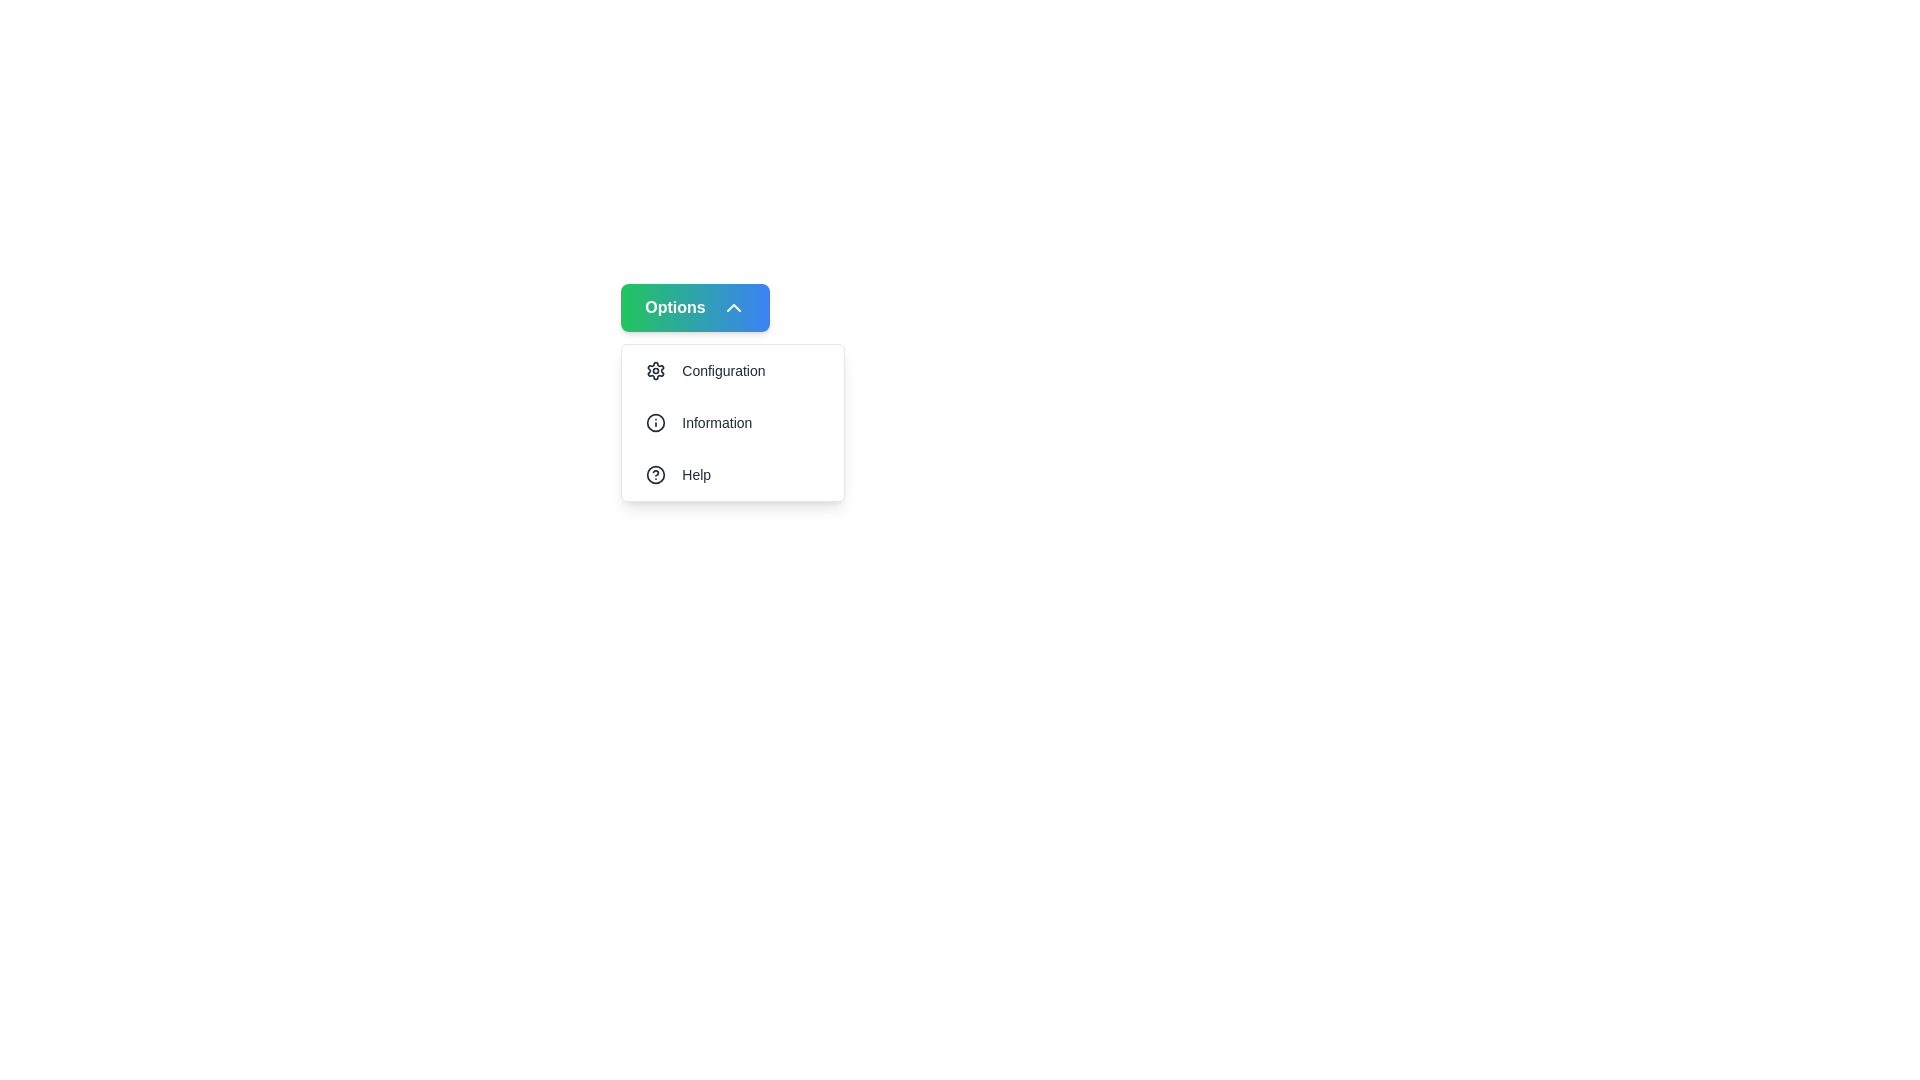 This screenshot has width=1920, height=1080. Describe the element at coordinates (716, 422) in the screenshot. I see `the 'Information' text label in the vertical dropdown menu` at that location.